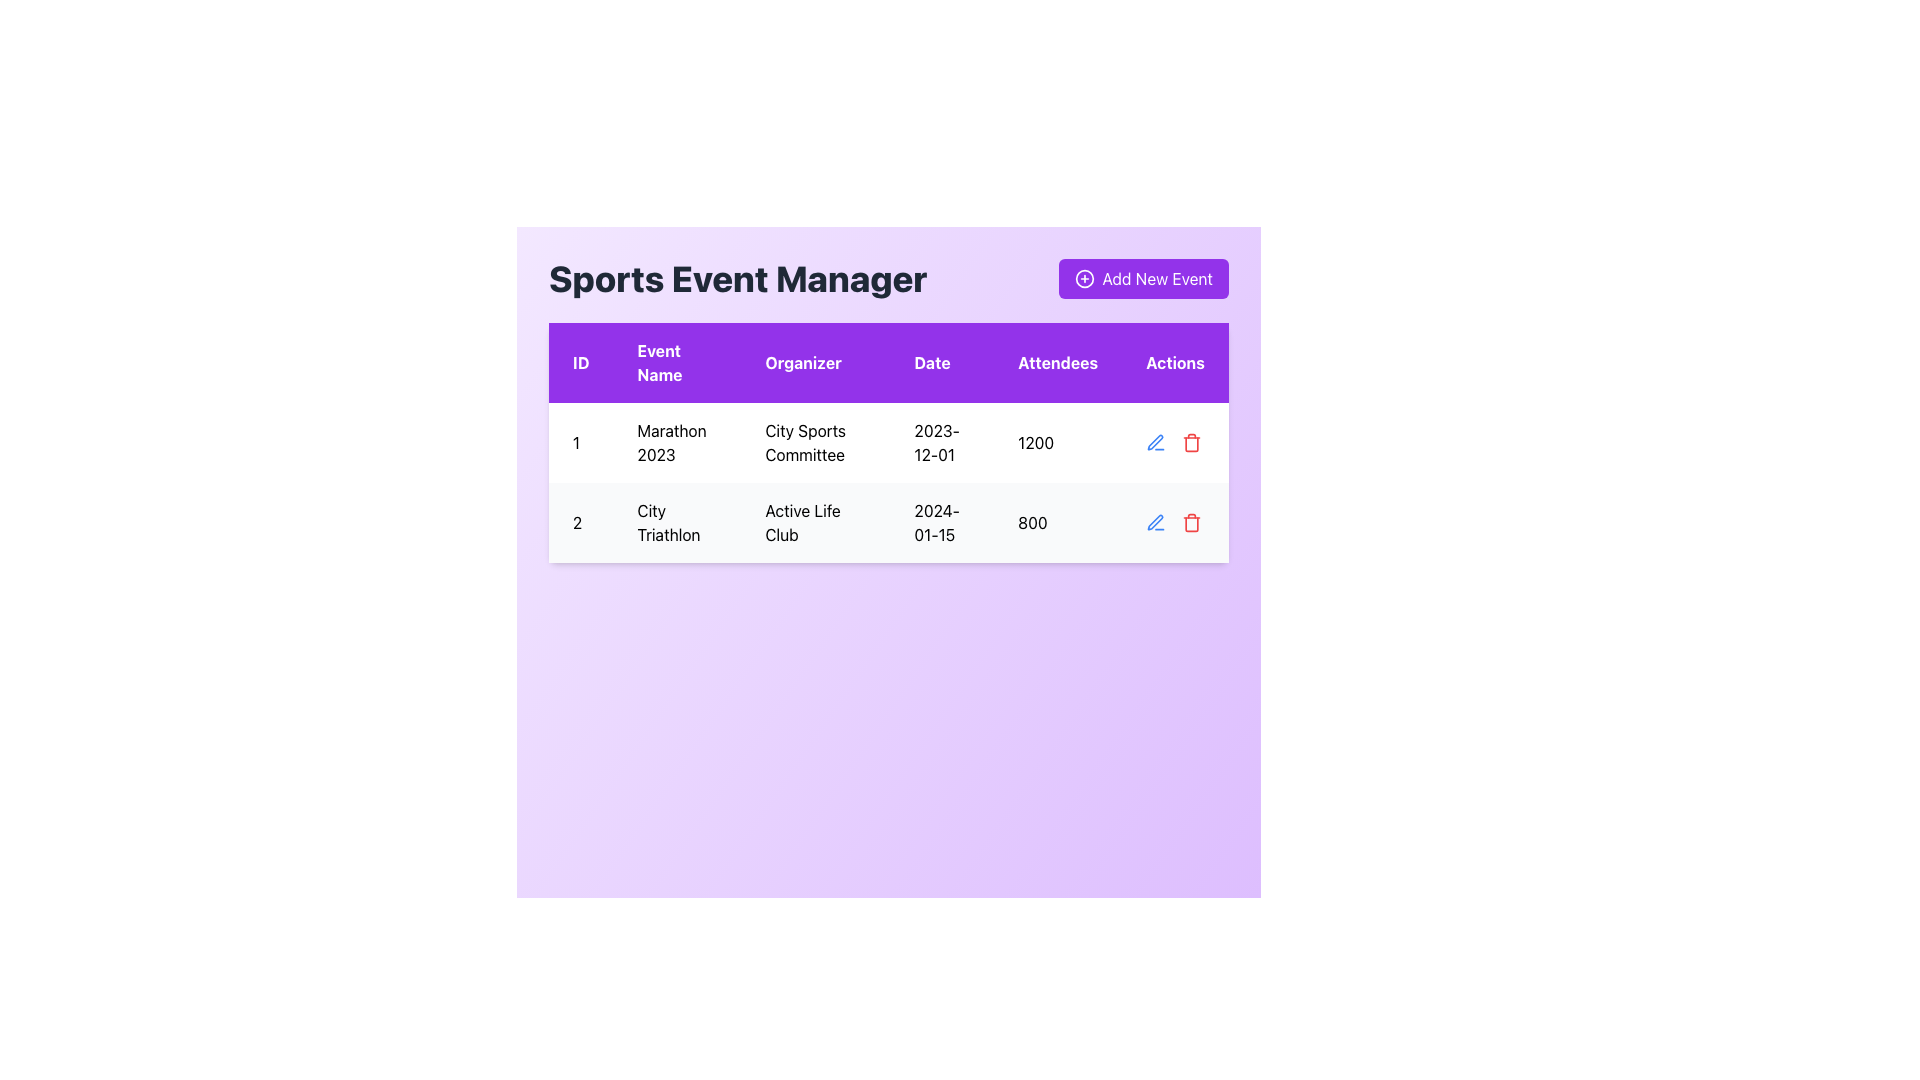 This screenshot has width=1920, height=1080. I want to click on text 'ID' from the table header element styled with a purple background, located at the top-left position of the table in a grid layout, so click(580, 362).